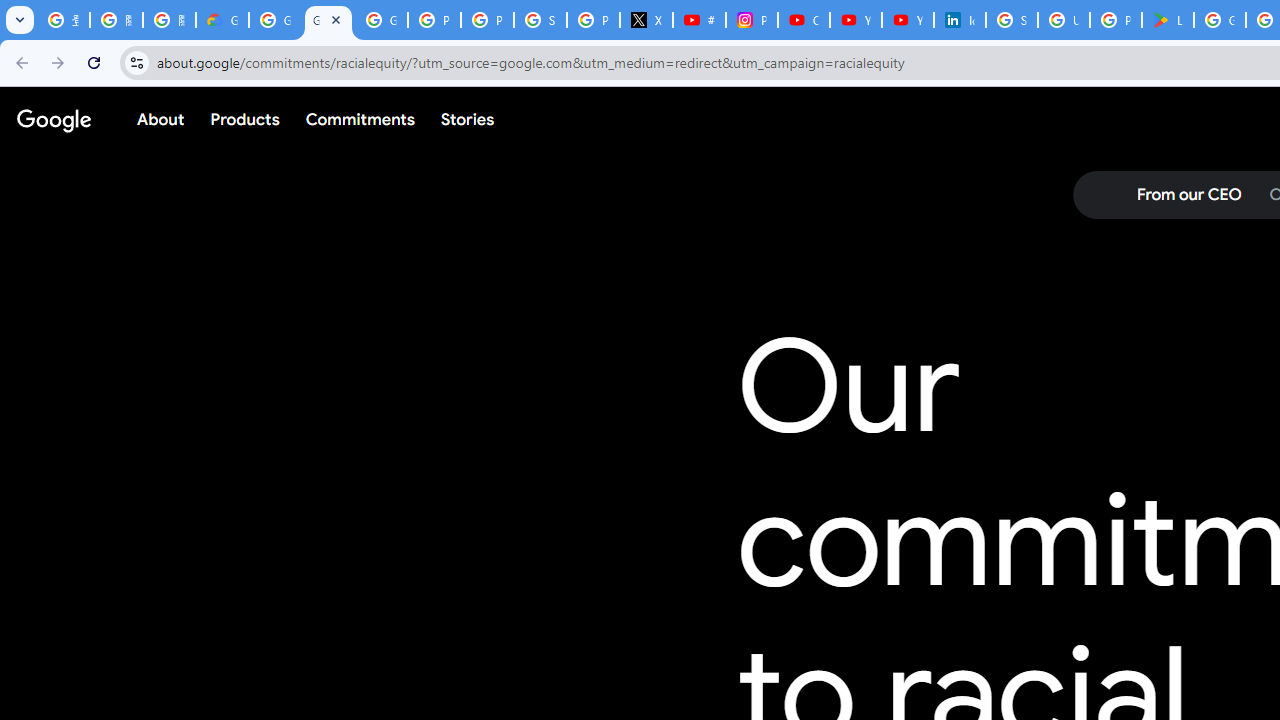 The height and width of the screenshot is (720, 1280). What do you see at coordinates (161, 119) in the screenshot?
I see `'About'` at bounding box center [161, 119].